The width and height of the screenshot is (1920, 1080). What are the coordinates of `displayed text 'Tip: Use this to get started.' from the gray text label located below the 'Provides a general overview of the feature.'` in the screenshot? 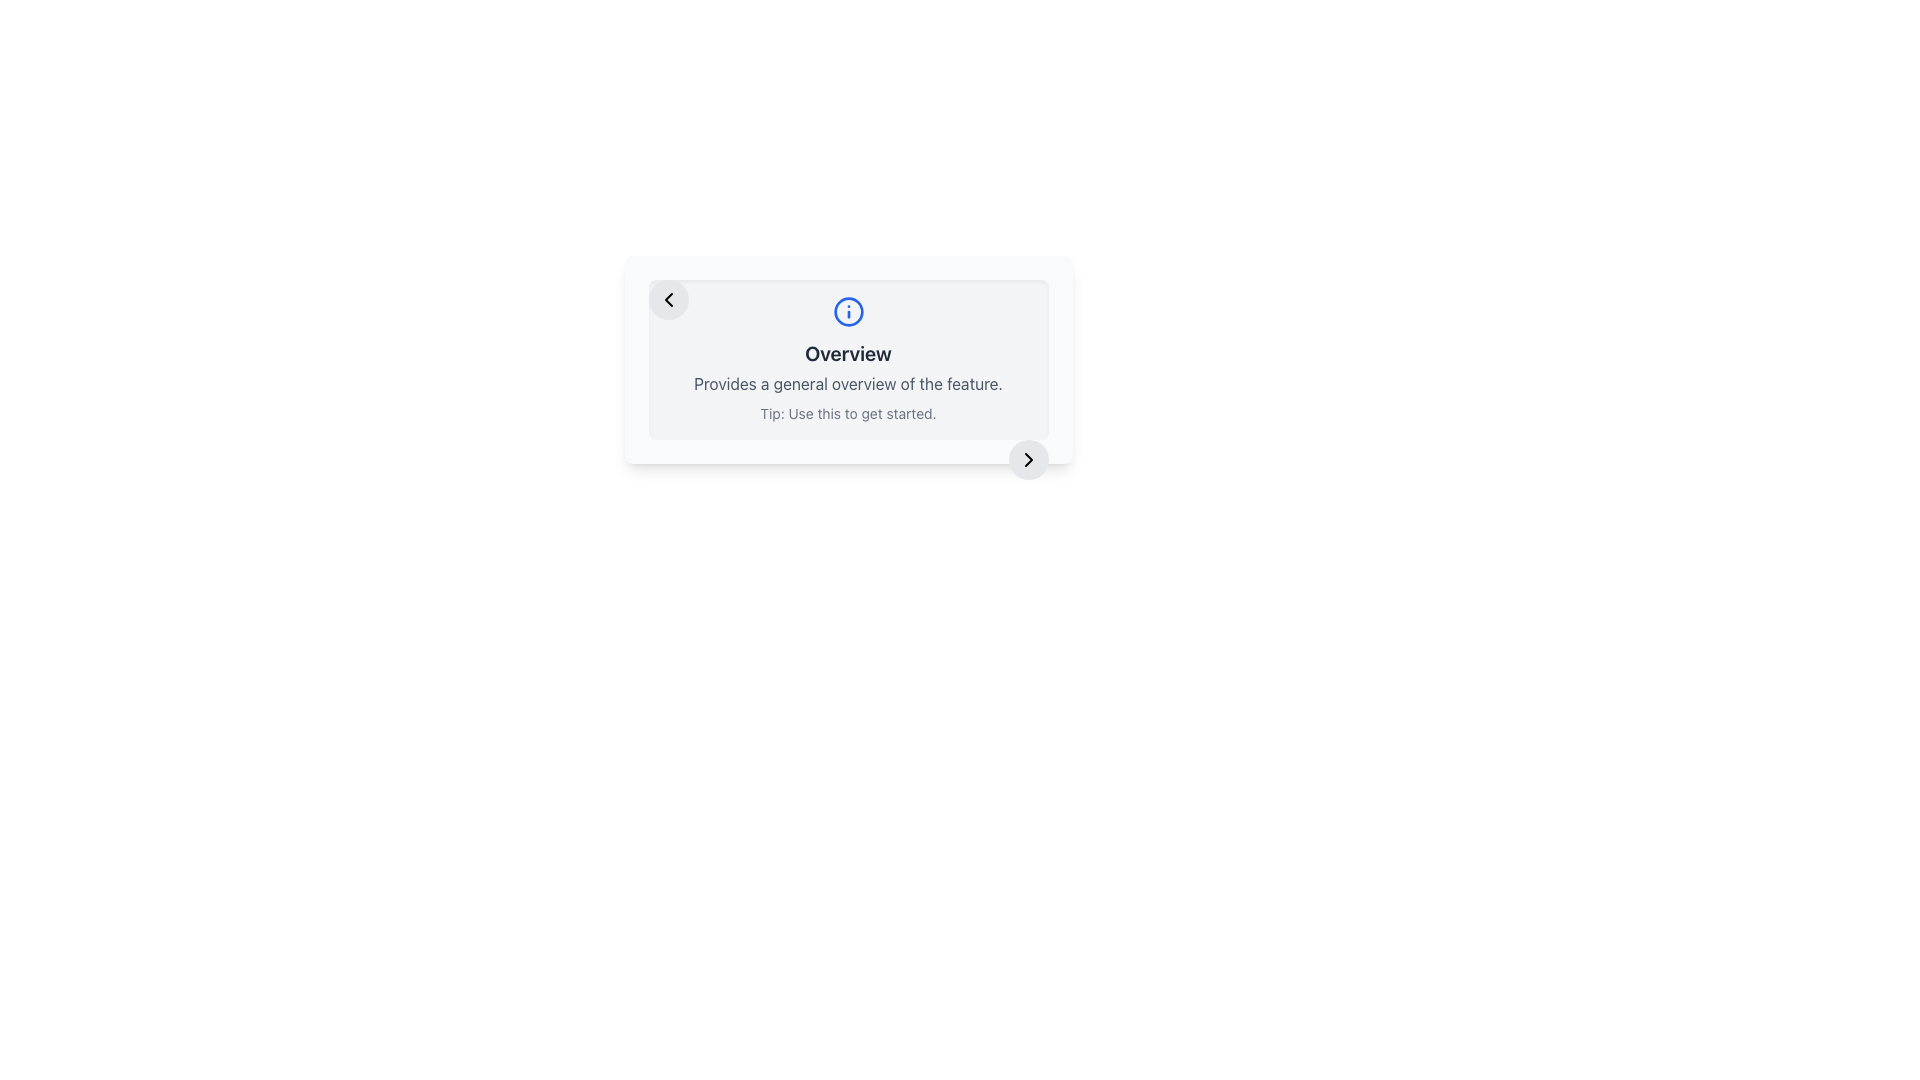 It's located at (848, 412).